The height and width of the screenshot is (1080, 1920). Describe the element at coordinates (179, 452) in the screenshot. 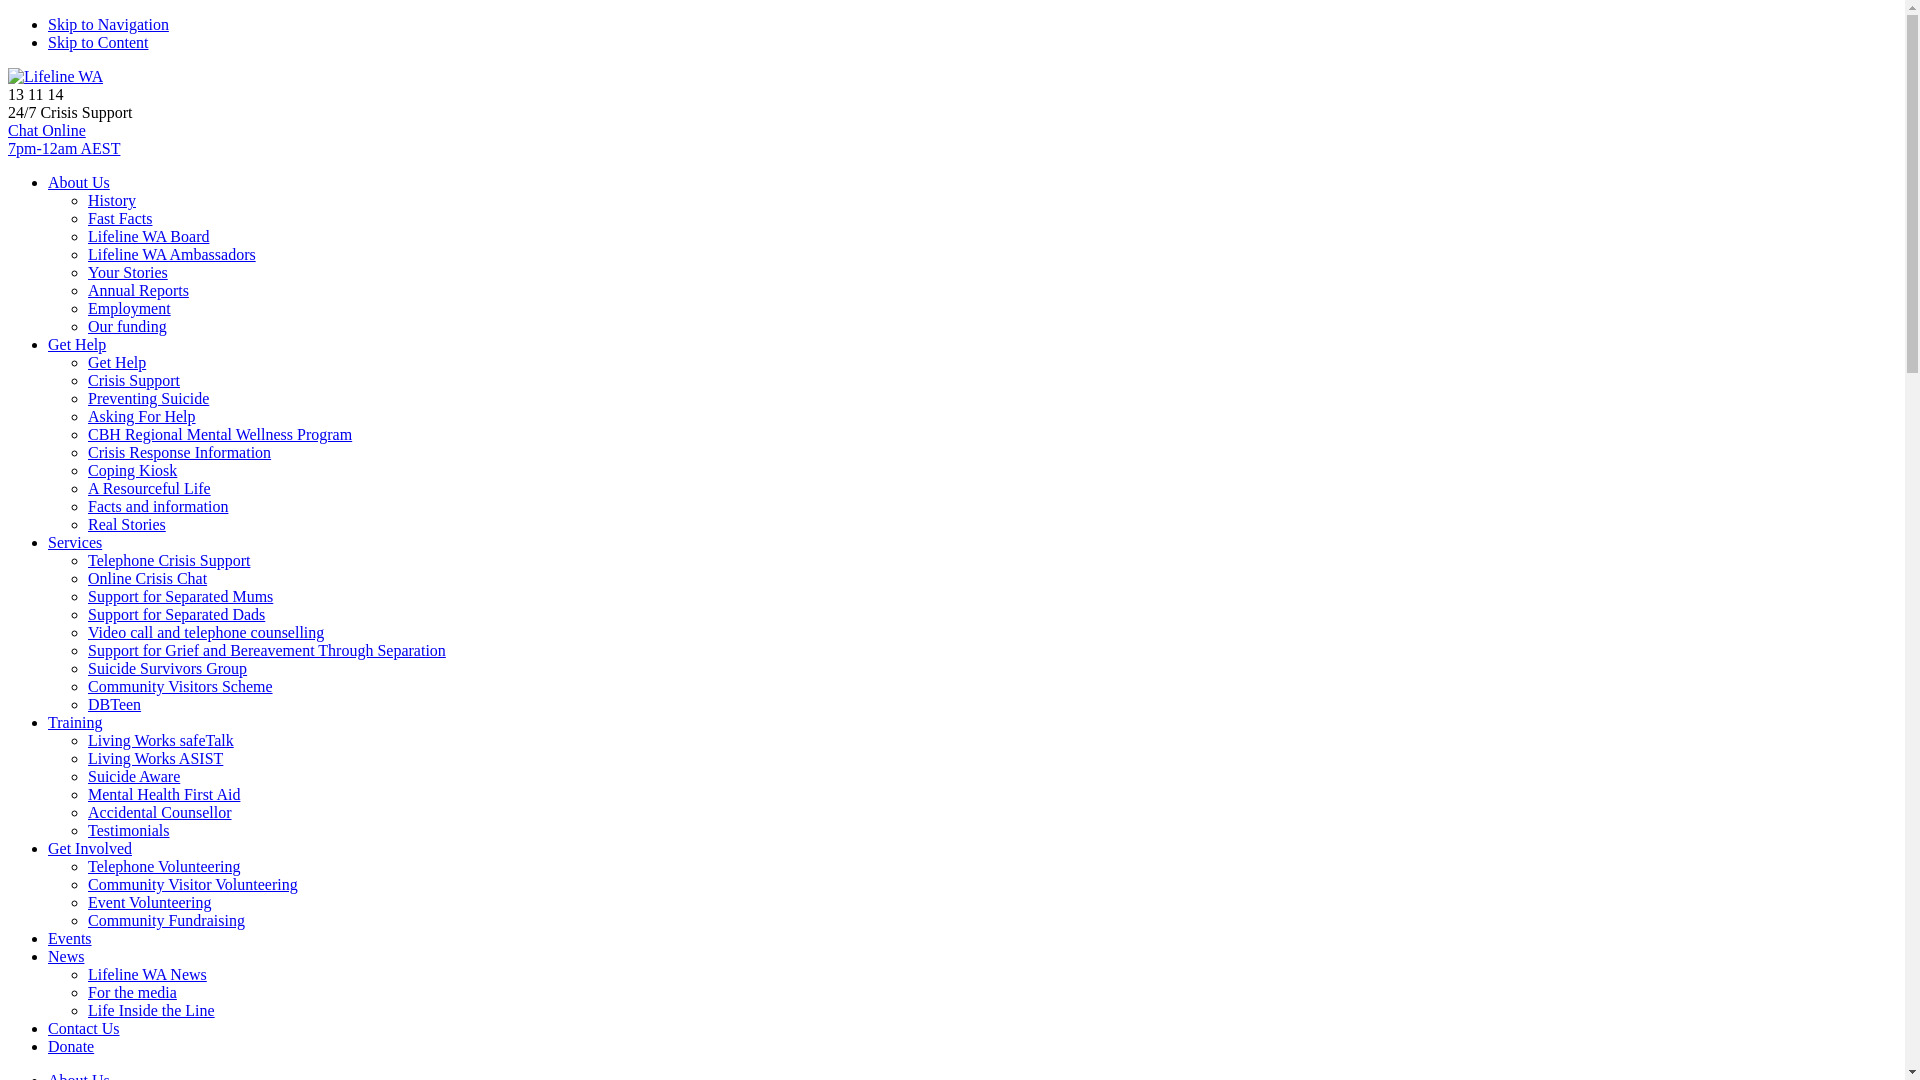

I see `'Crisis Response Information'` at that location.